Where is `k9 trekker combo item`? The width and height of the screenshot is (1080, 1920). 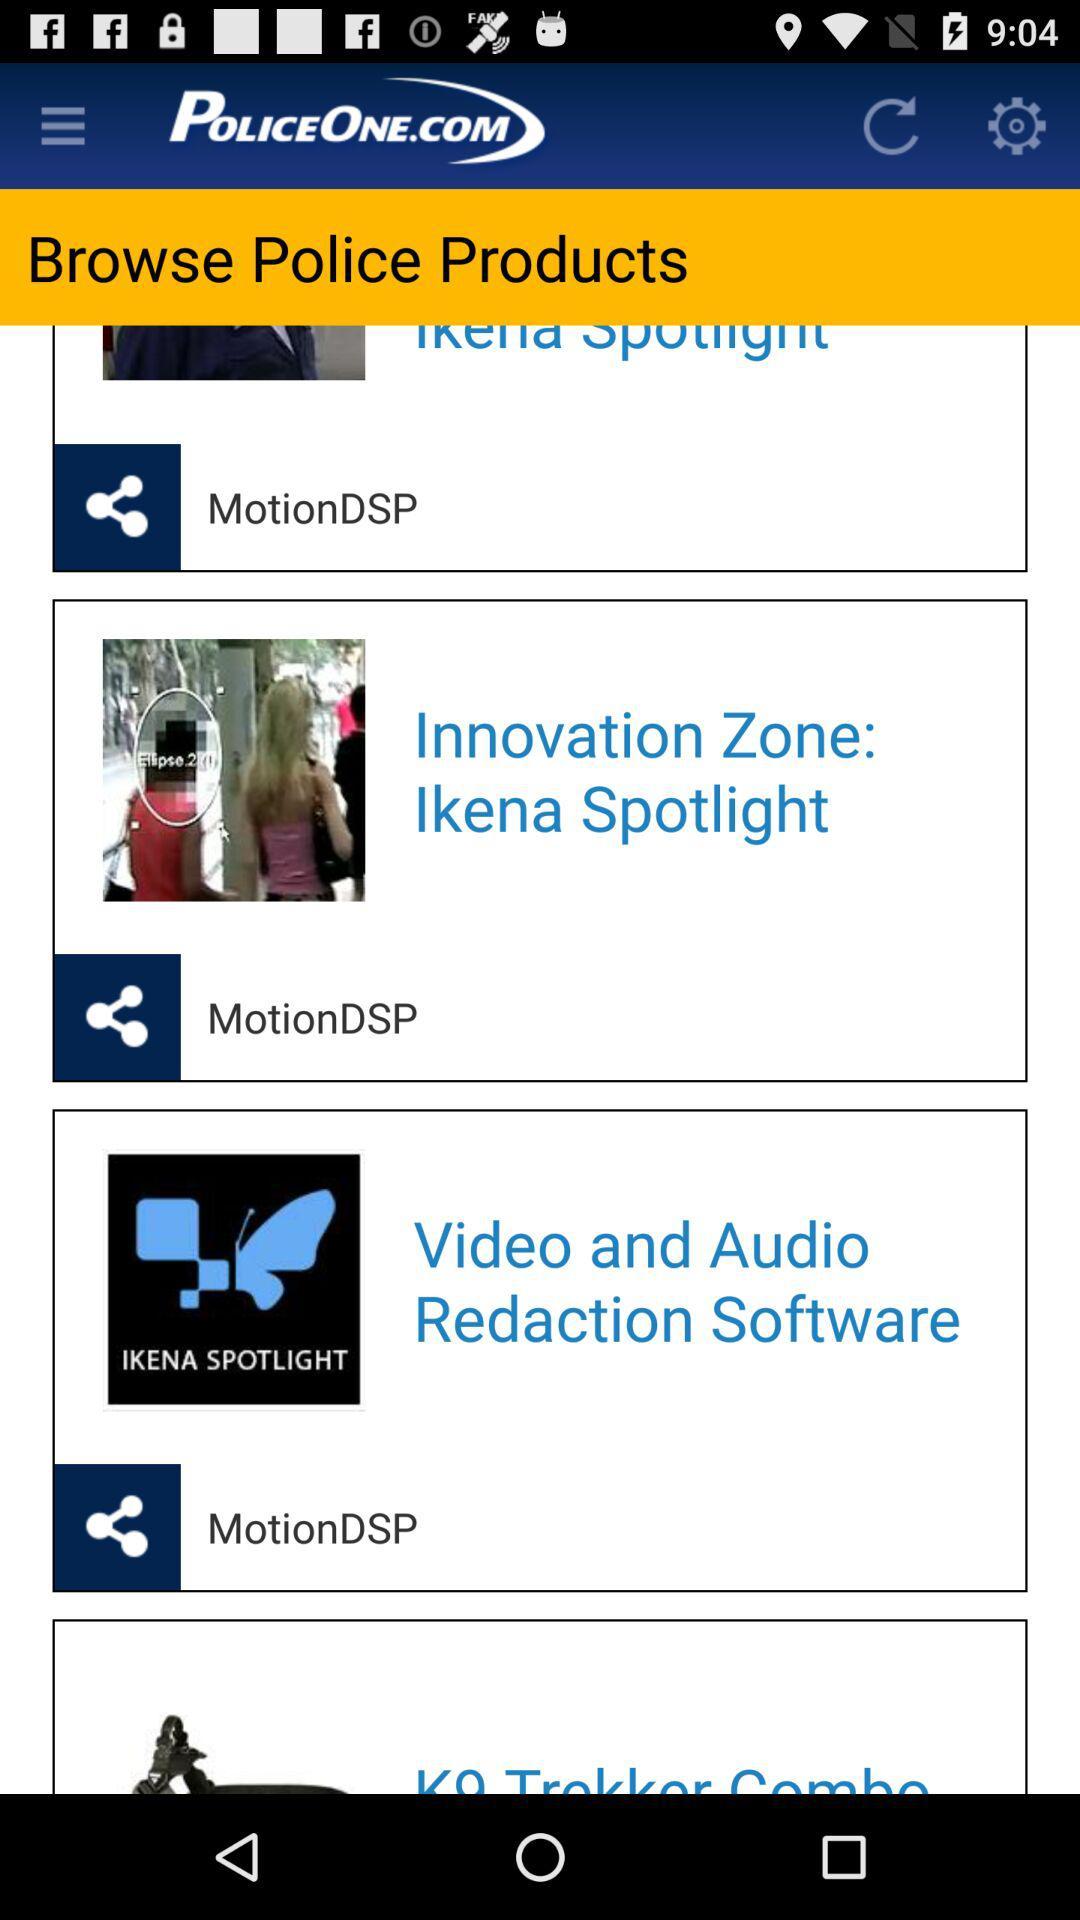 k9 trekker combo item is located at coordinates (692, 1725).